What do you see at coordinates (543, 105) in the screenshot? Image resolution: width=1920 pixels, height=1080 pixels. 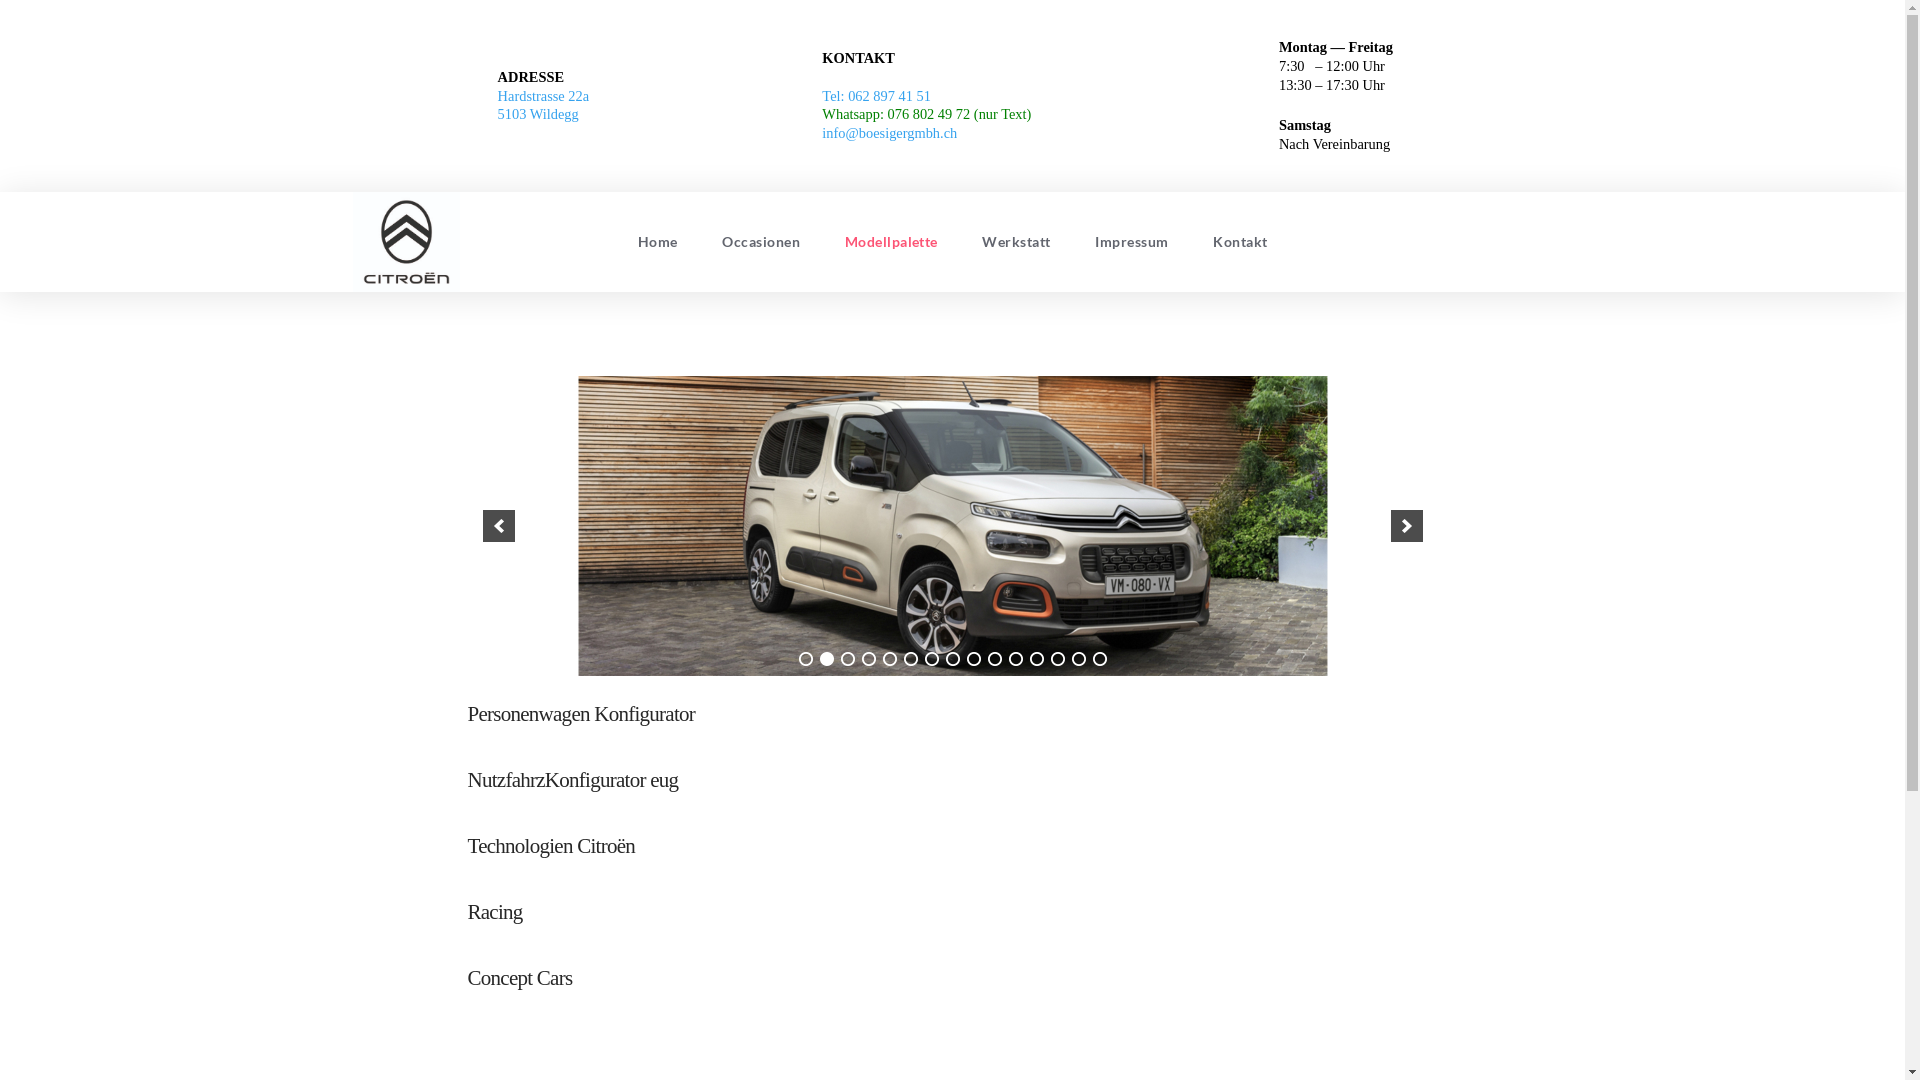 I see `'Hardstrasse 22a` at bounding box center [543, 105].